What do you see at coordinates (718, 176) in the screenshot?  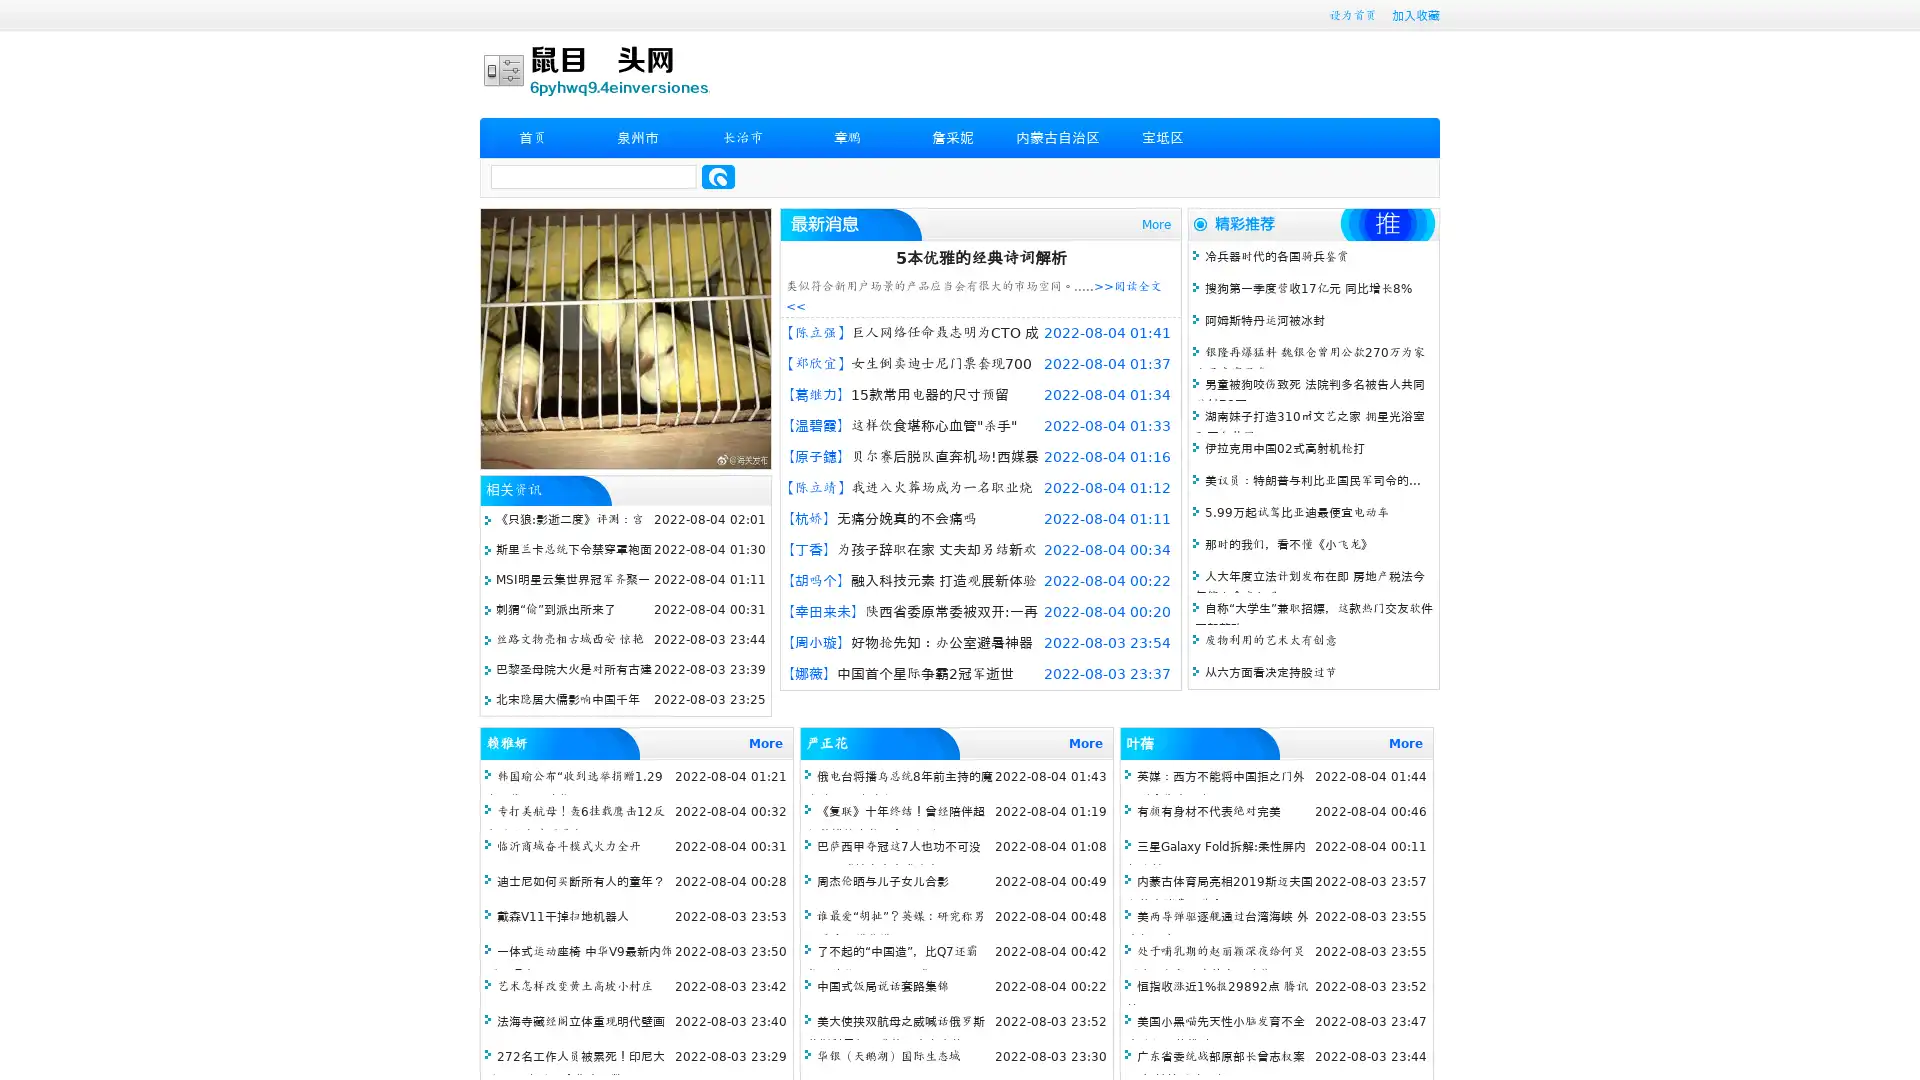 I see `Search` at bounding box center [718, 176].